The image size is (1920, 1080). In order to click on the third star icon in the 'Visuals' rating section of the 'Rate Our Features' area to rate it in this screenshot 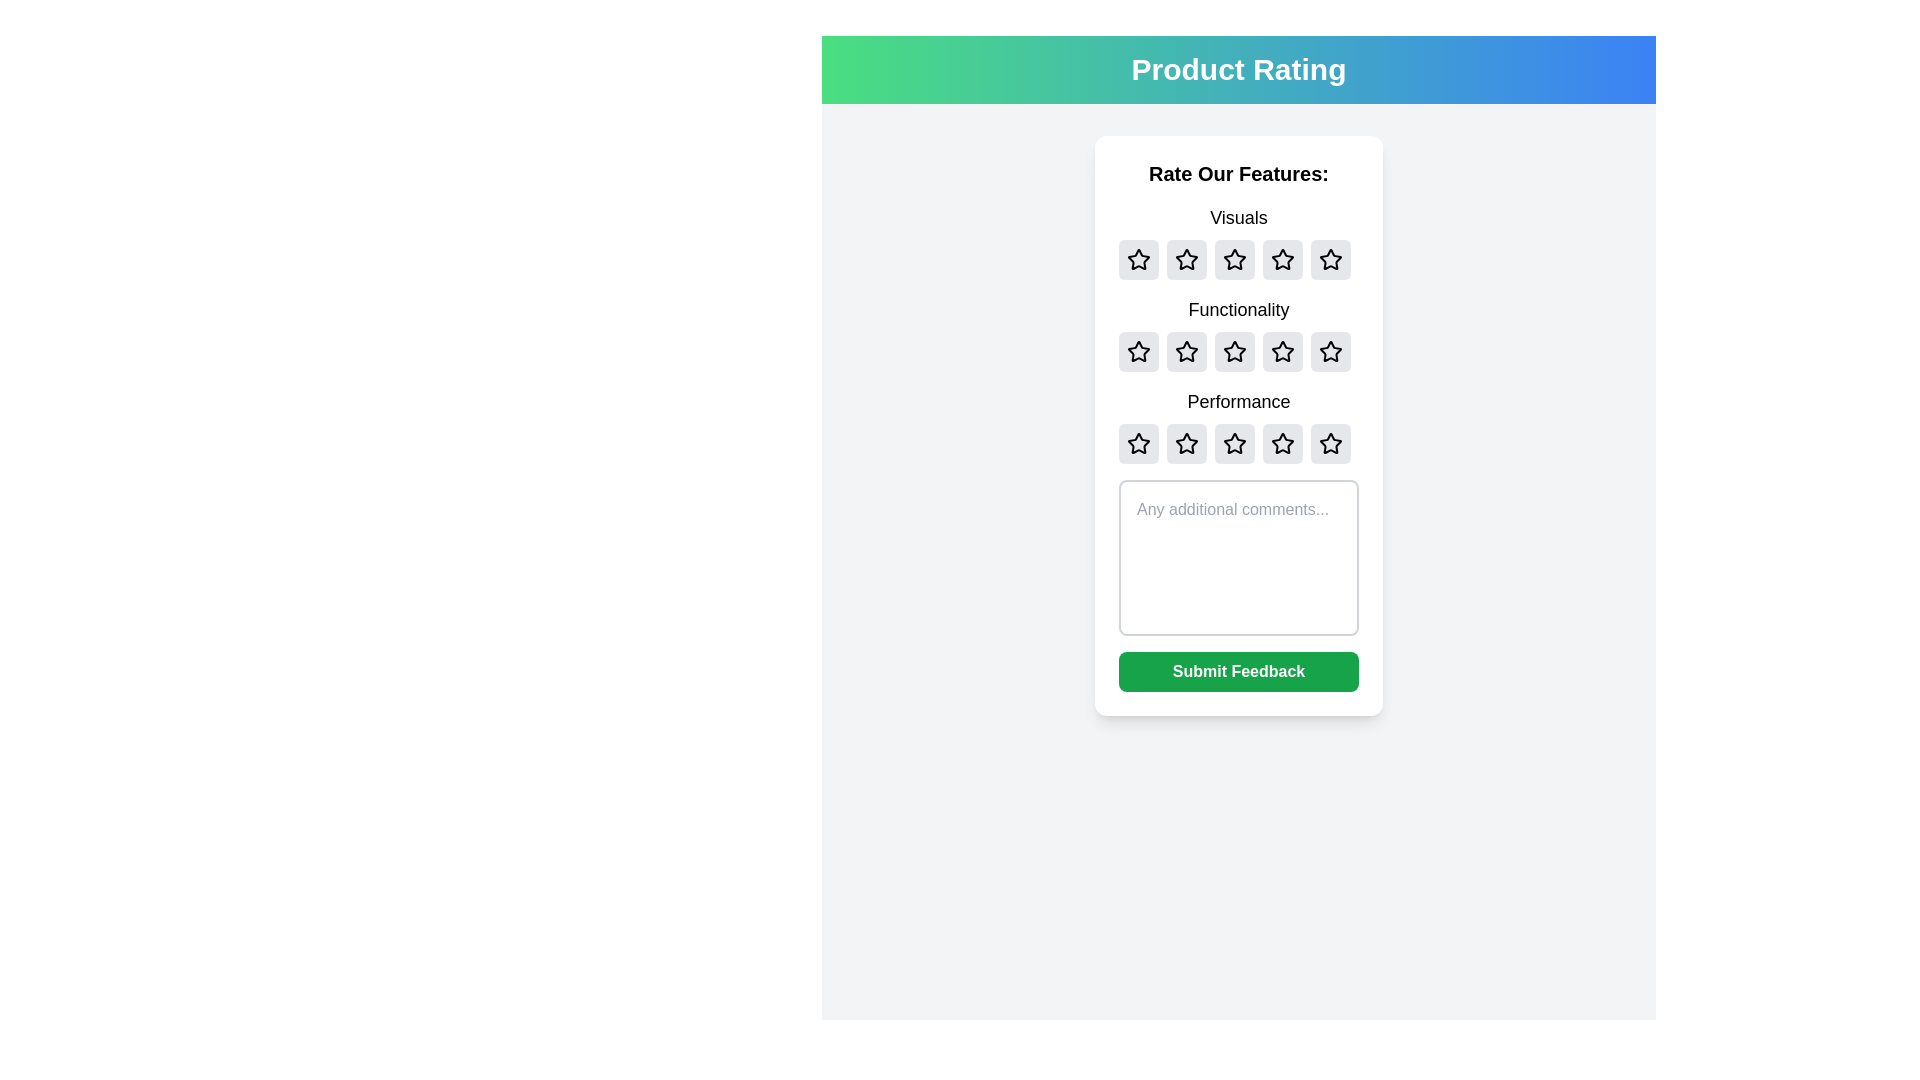, I will do `click(1237, 258)`.